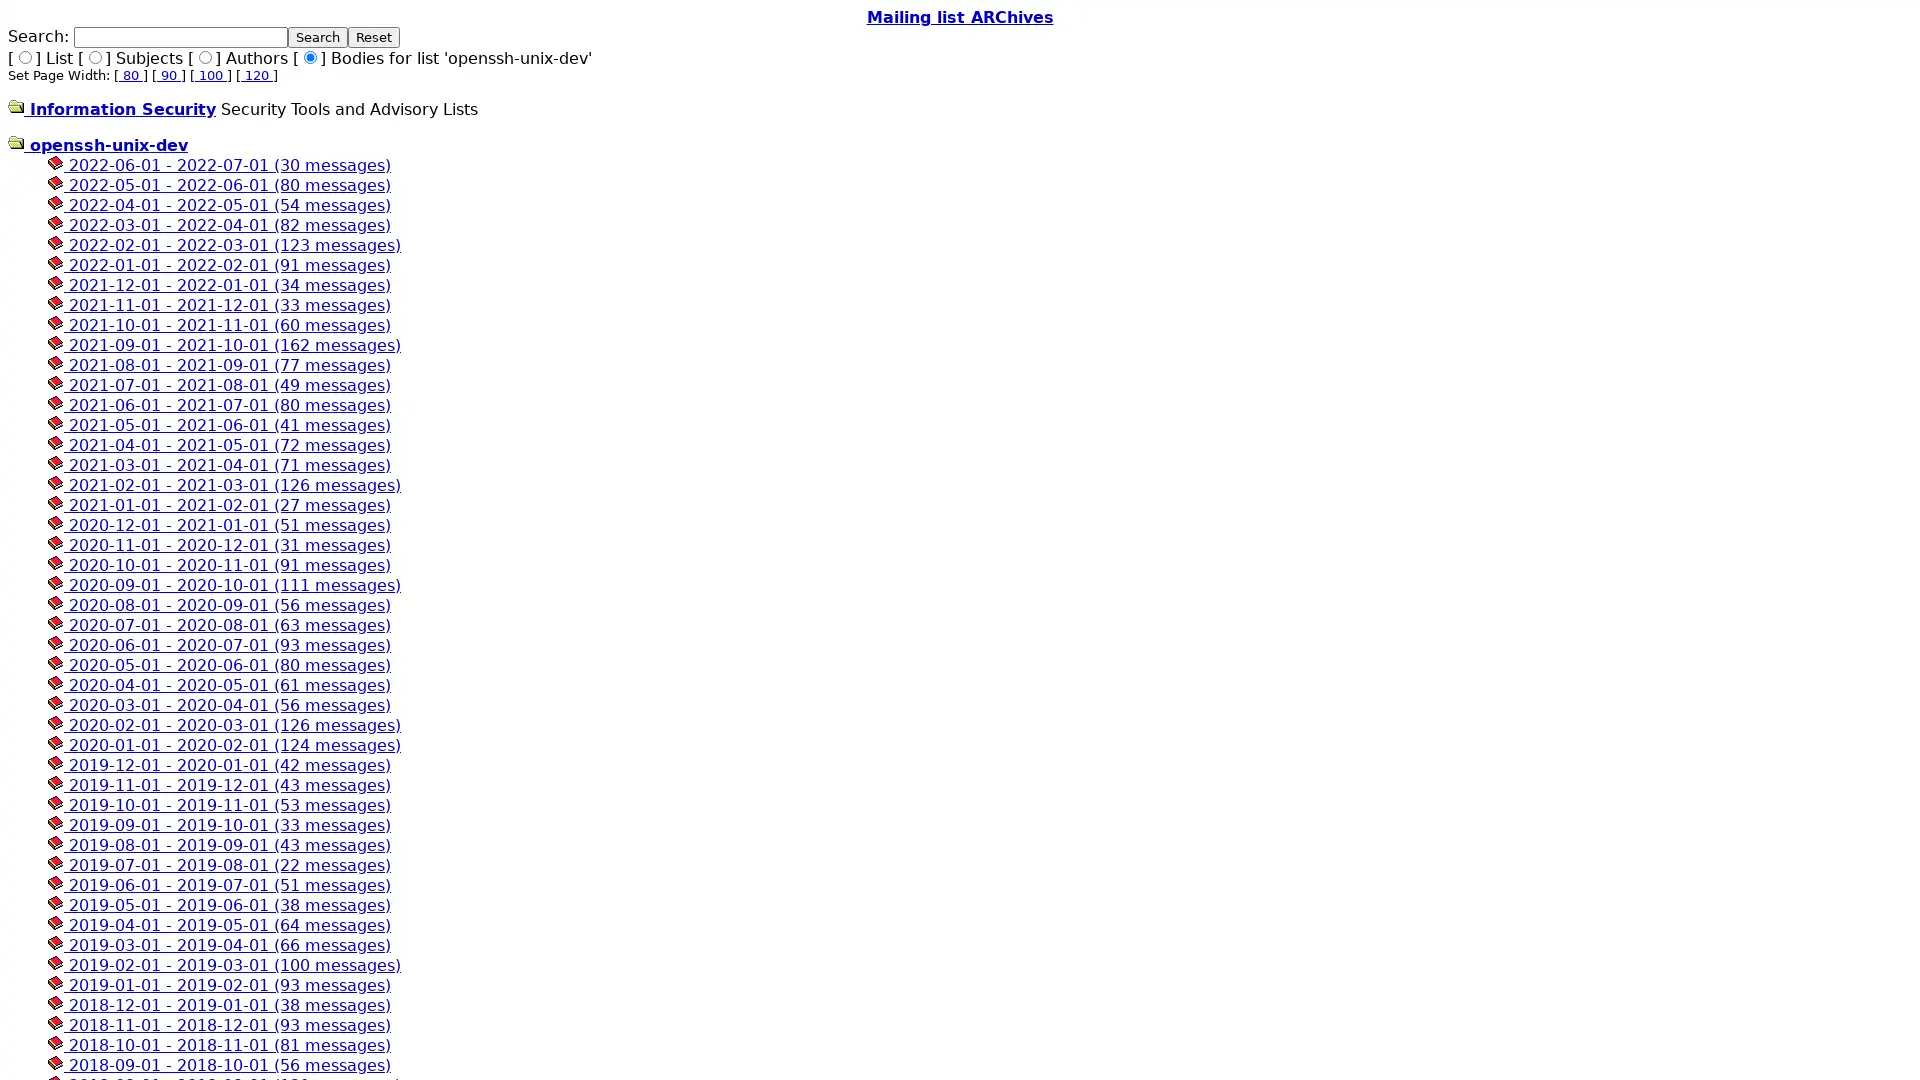  I want to click on Search, so click(316, 37).